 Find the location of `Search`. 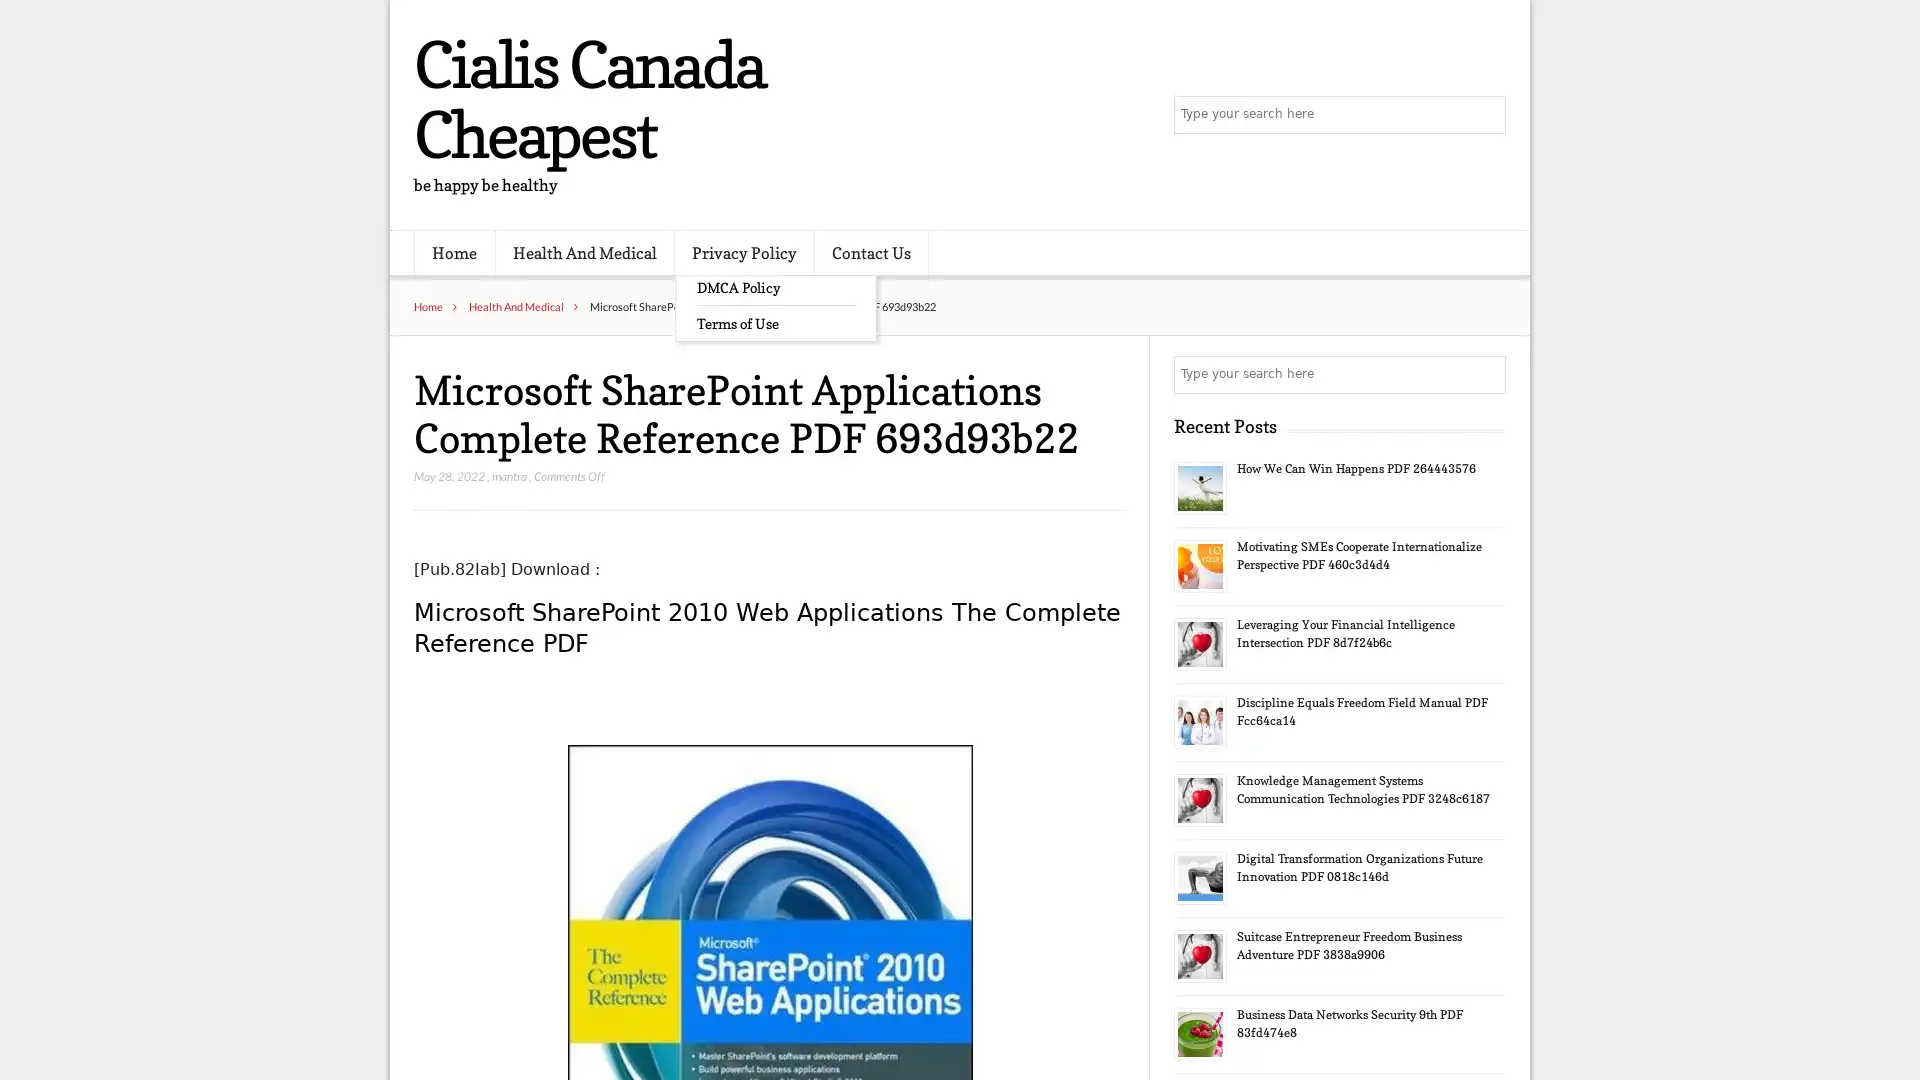

Search is located at coordinates (1485, 115).